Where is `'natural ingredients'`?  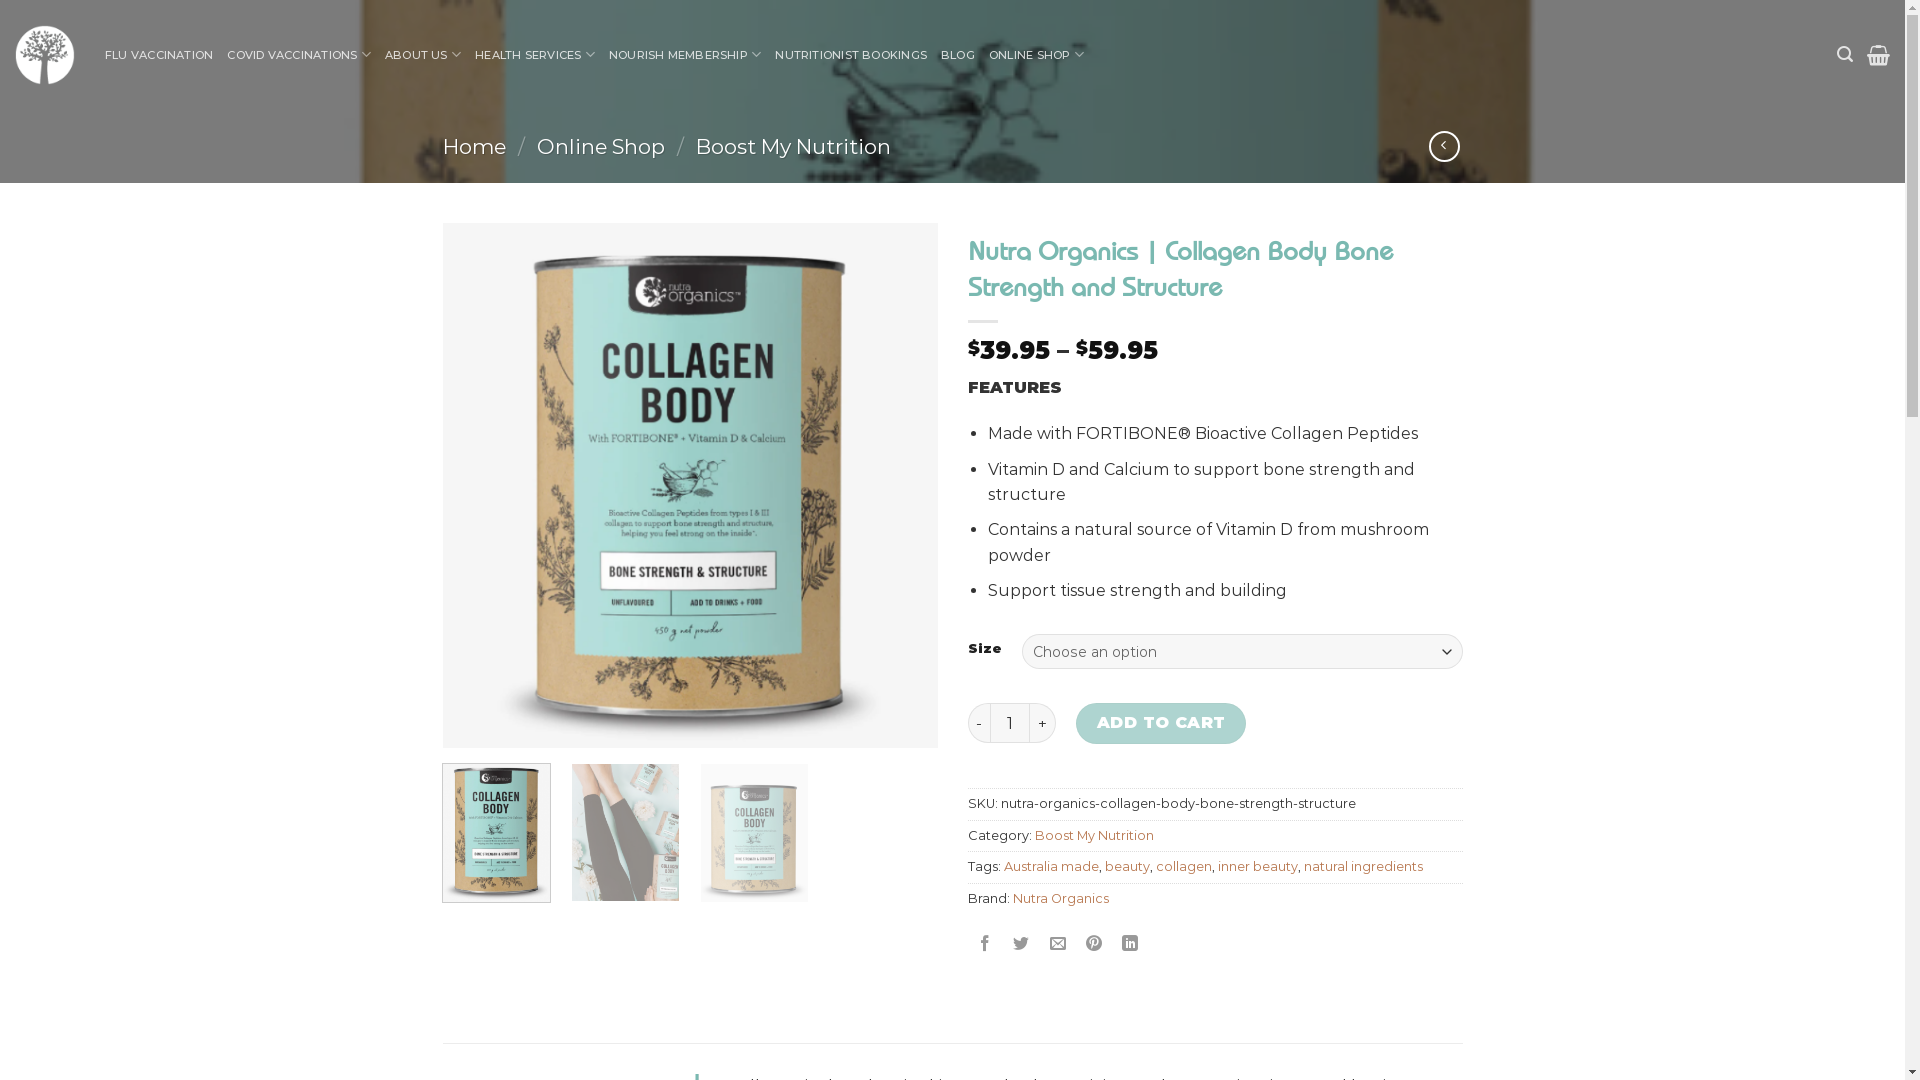
'natural ingredients' is located at coordinates (1304, 865).